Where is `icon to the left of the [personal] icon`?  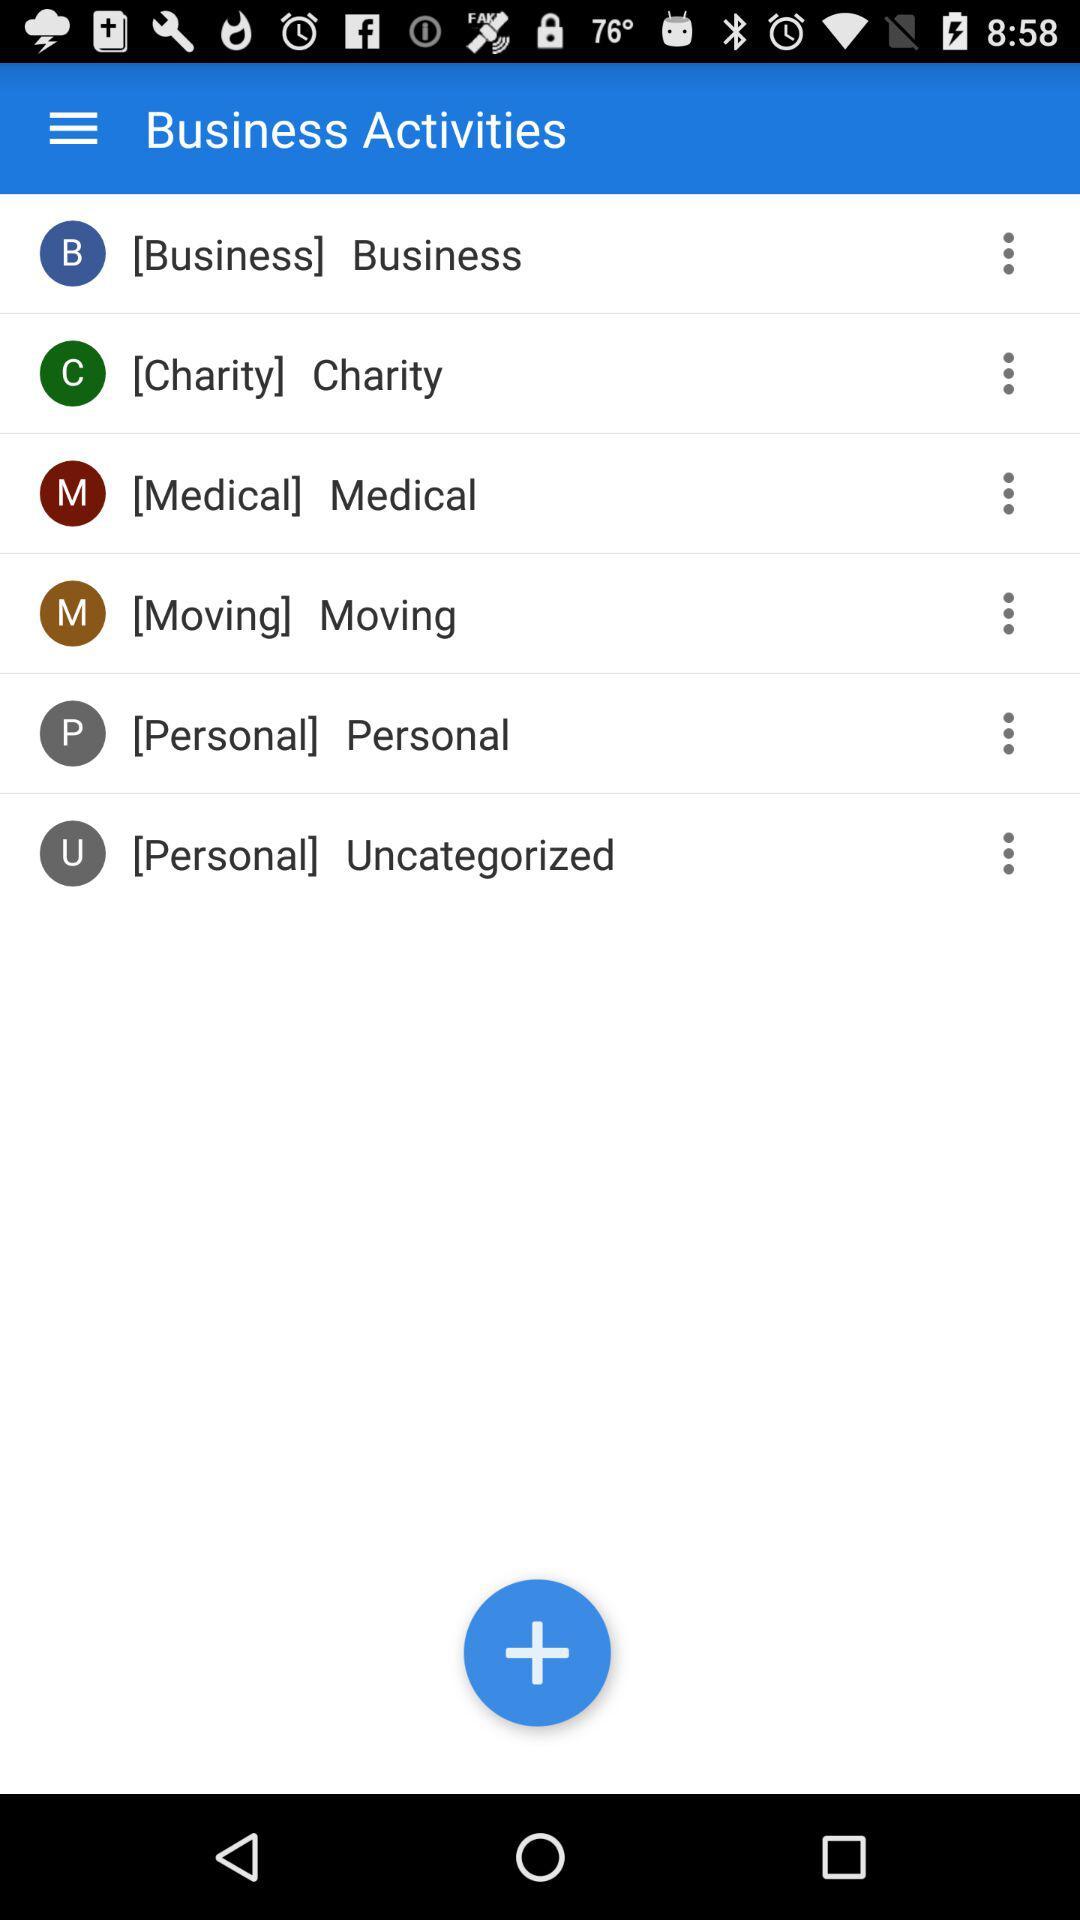
icon to the left of the [personal] icon is located at coordinates (71, 732).